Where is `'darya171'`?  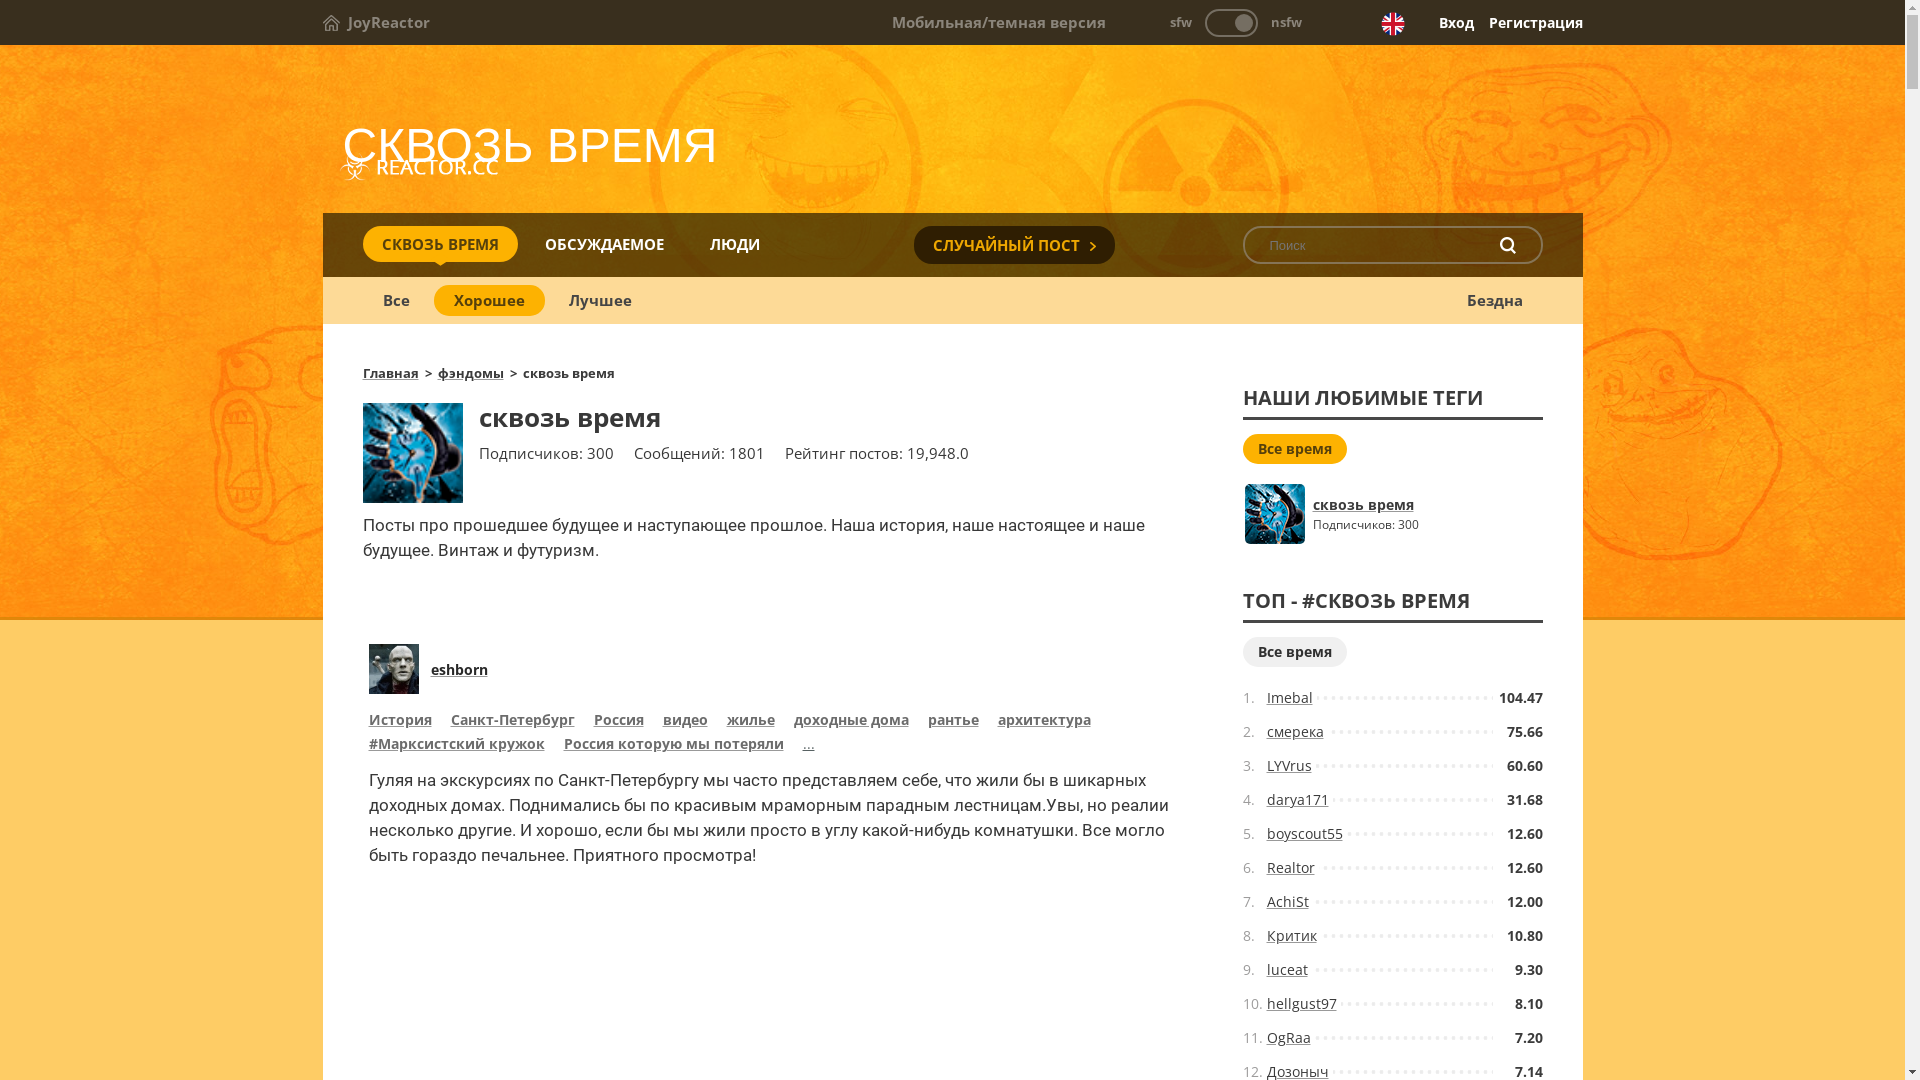
'darya171' is located at coordinates (1296, 798).